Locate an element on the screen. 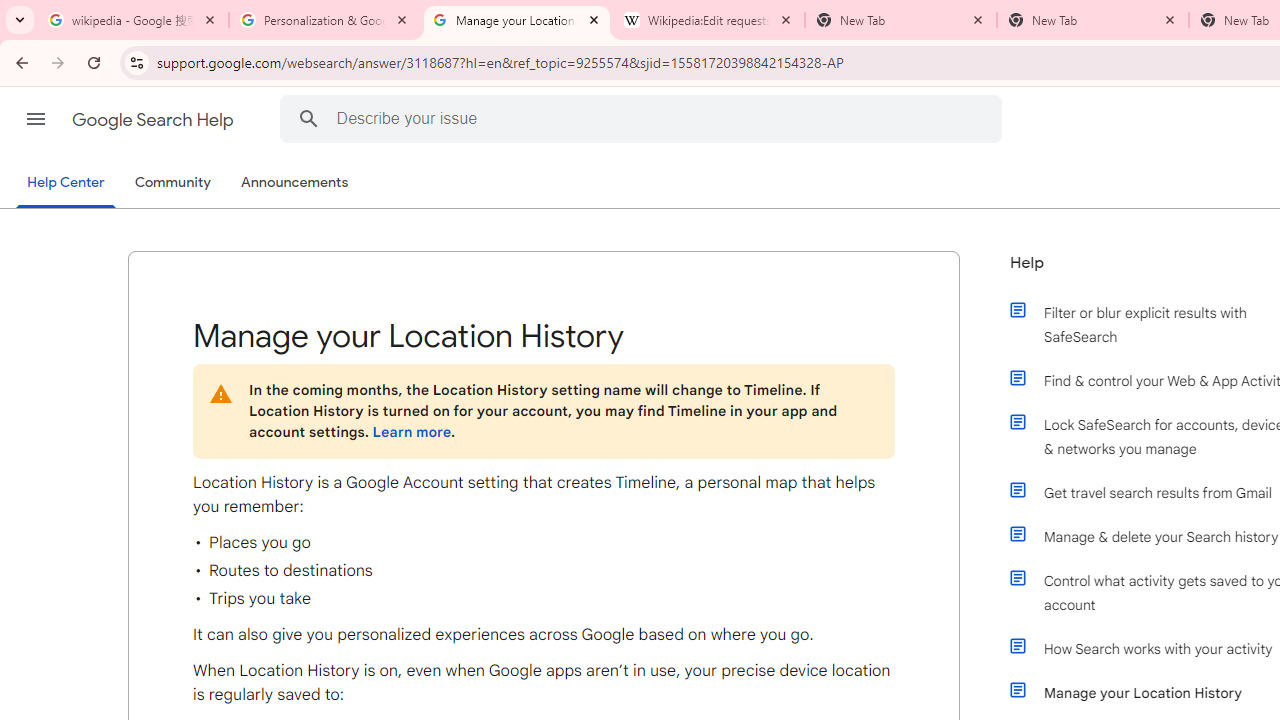 This screenshot has width=1280, height=720. 'Announcements' is located at coordinates (294, 183).